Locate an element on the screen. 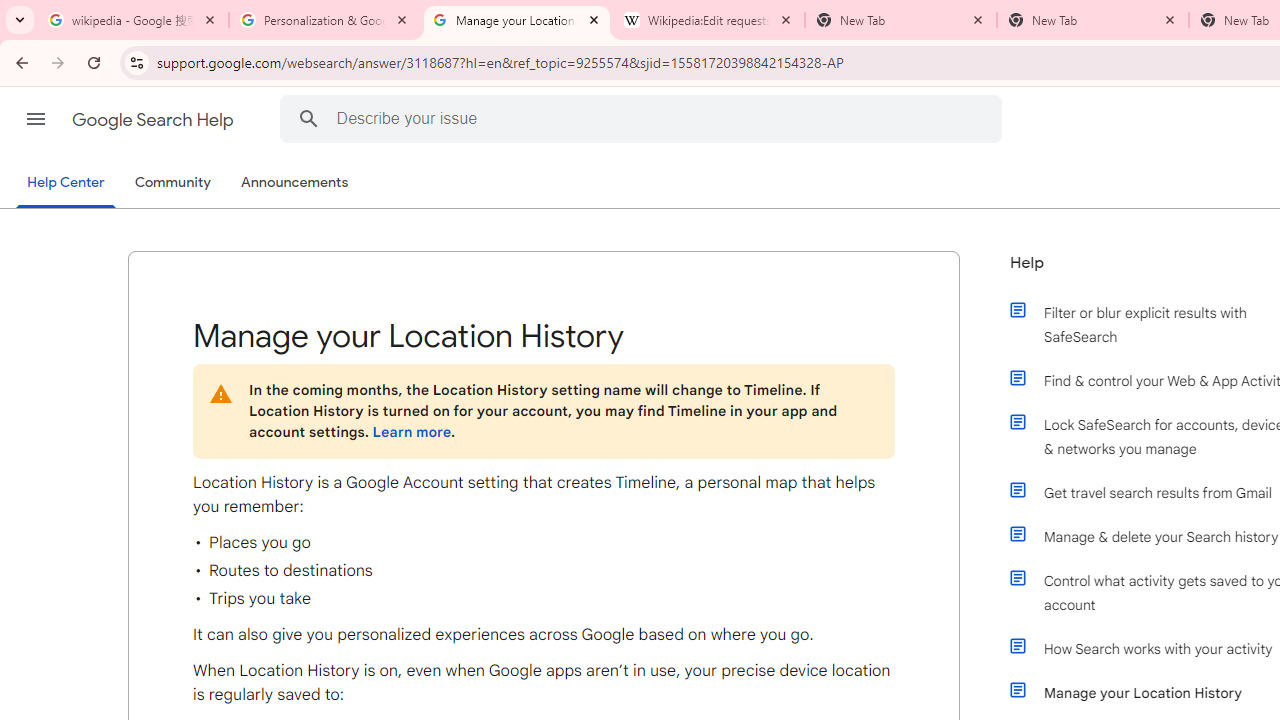 This screenshot has width=1280, height=720. 'Announcements' is located at coordinates (294, 183).